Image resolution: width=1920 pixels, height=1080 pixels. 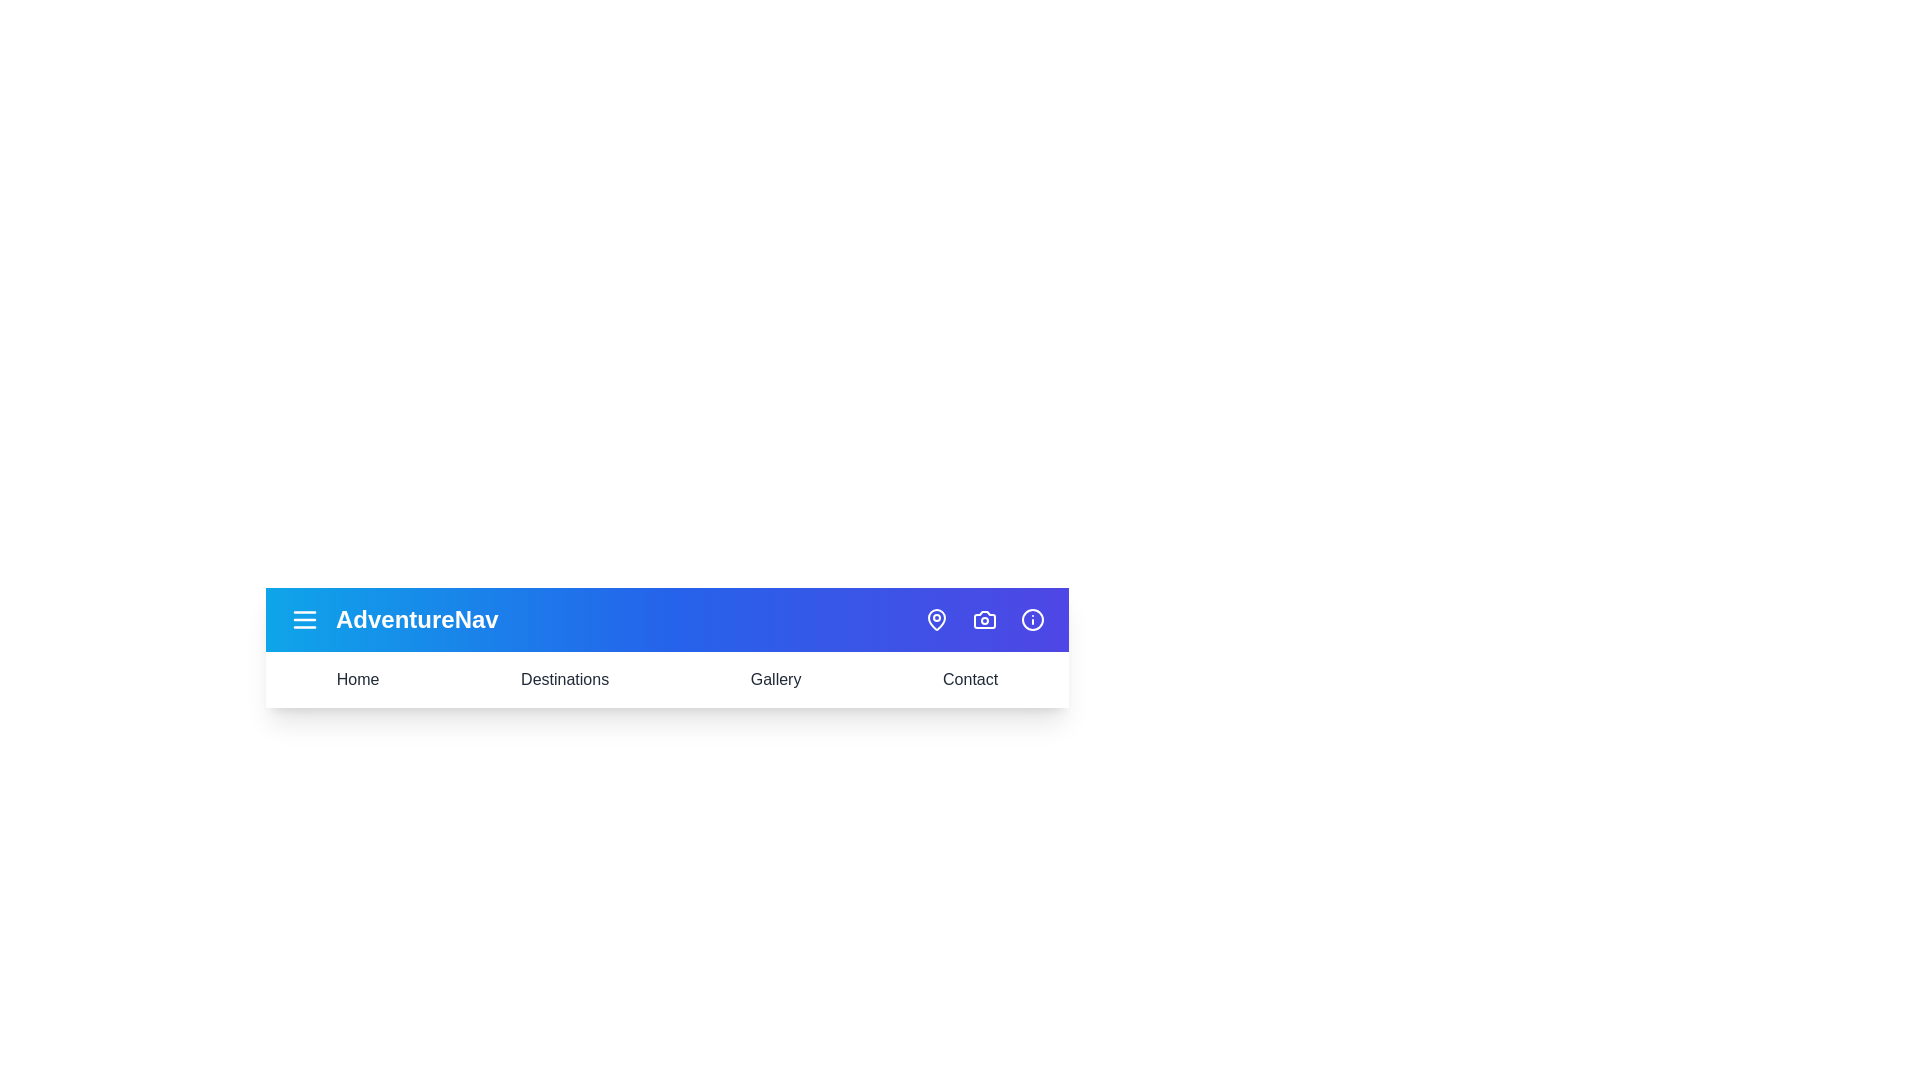 What do you see at coordinates (416, 619) in the screenshot?
I see `the text of the element AdventureNav for copying or inspection` at bounding box center [416, 619].